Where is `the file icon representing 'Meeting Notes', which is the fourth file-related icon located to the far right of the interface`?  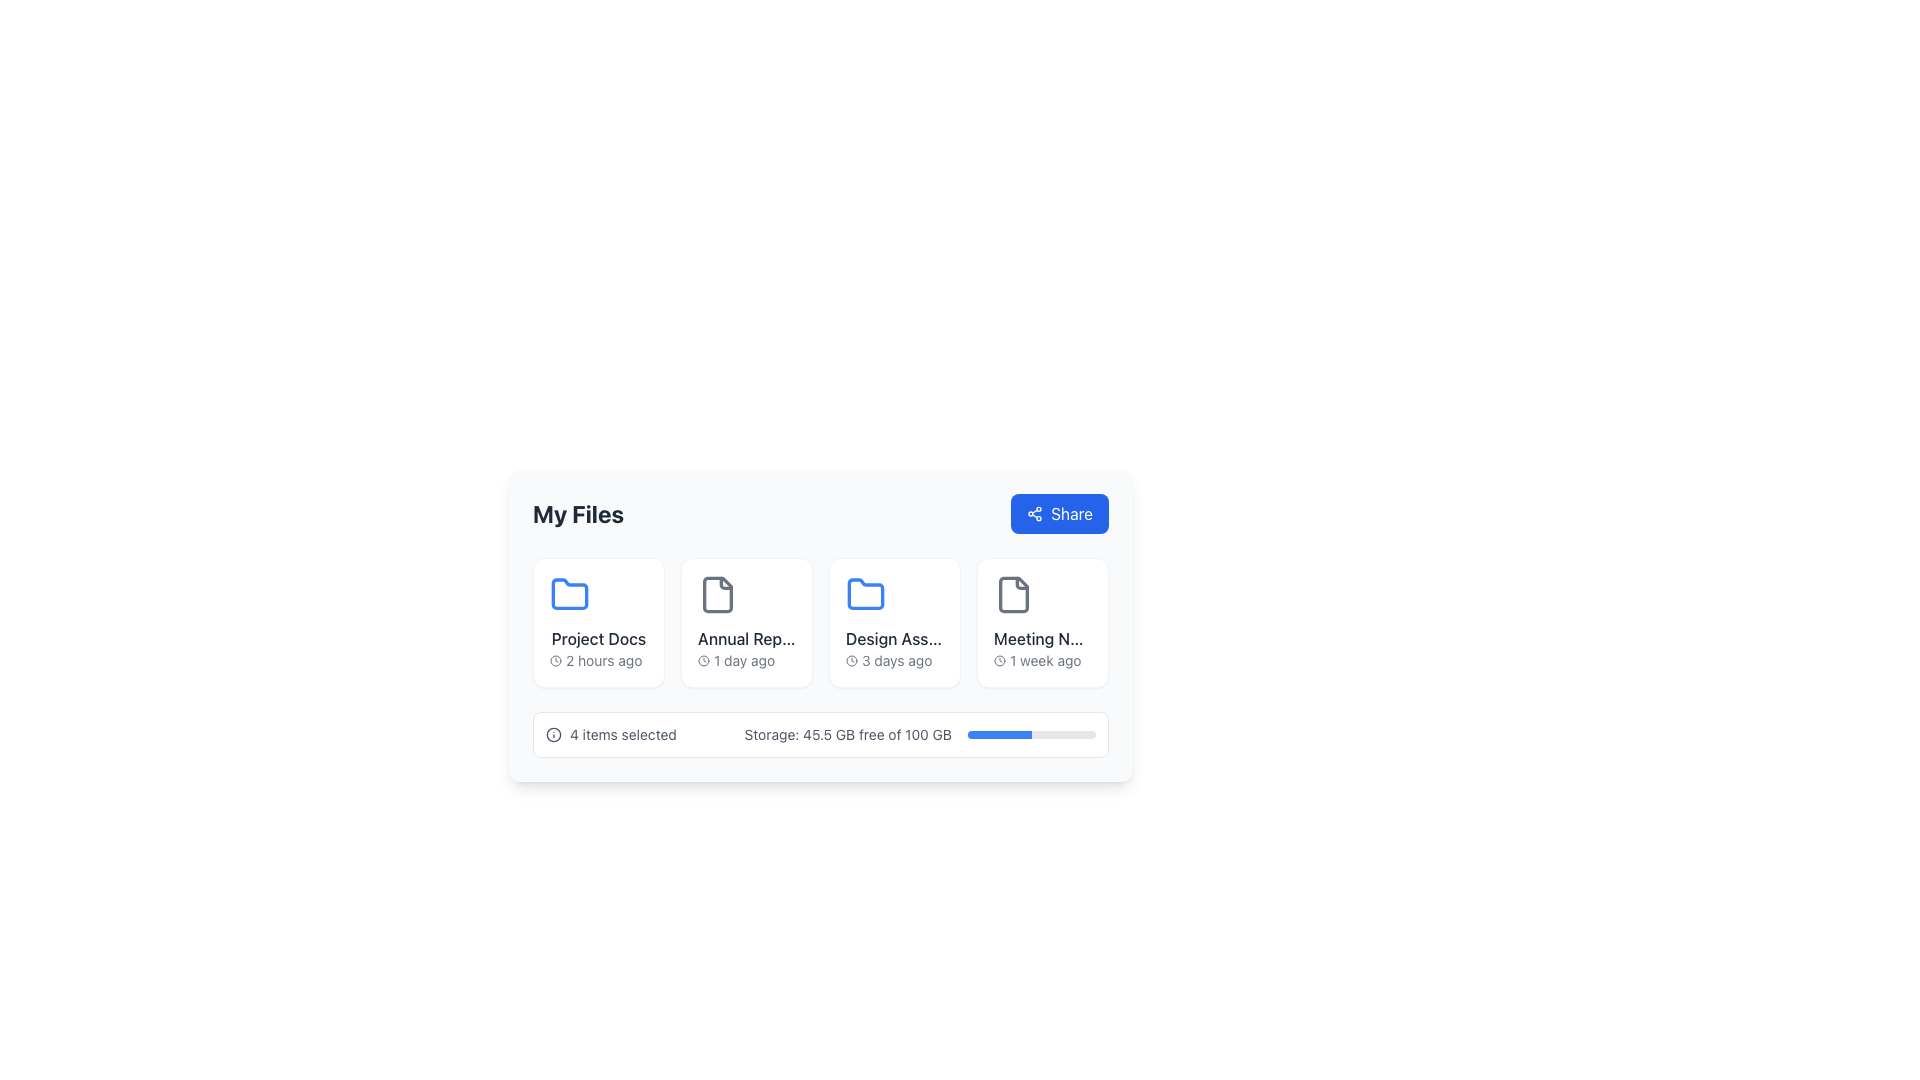
the file icon representing 'Meeting Notes', which is the fourth file-related icon located to the far right of the interface is located at coordinates (1013, 593).